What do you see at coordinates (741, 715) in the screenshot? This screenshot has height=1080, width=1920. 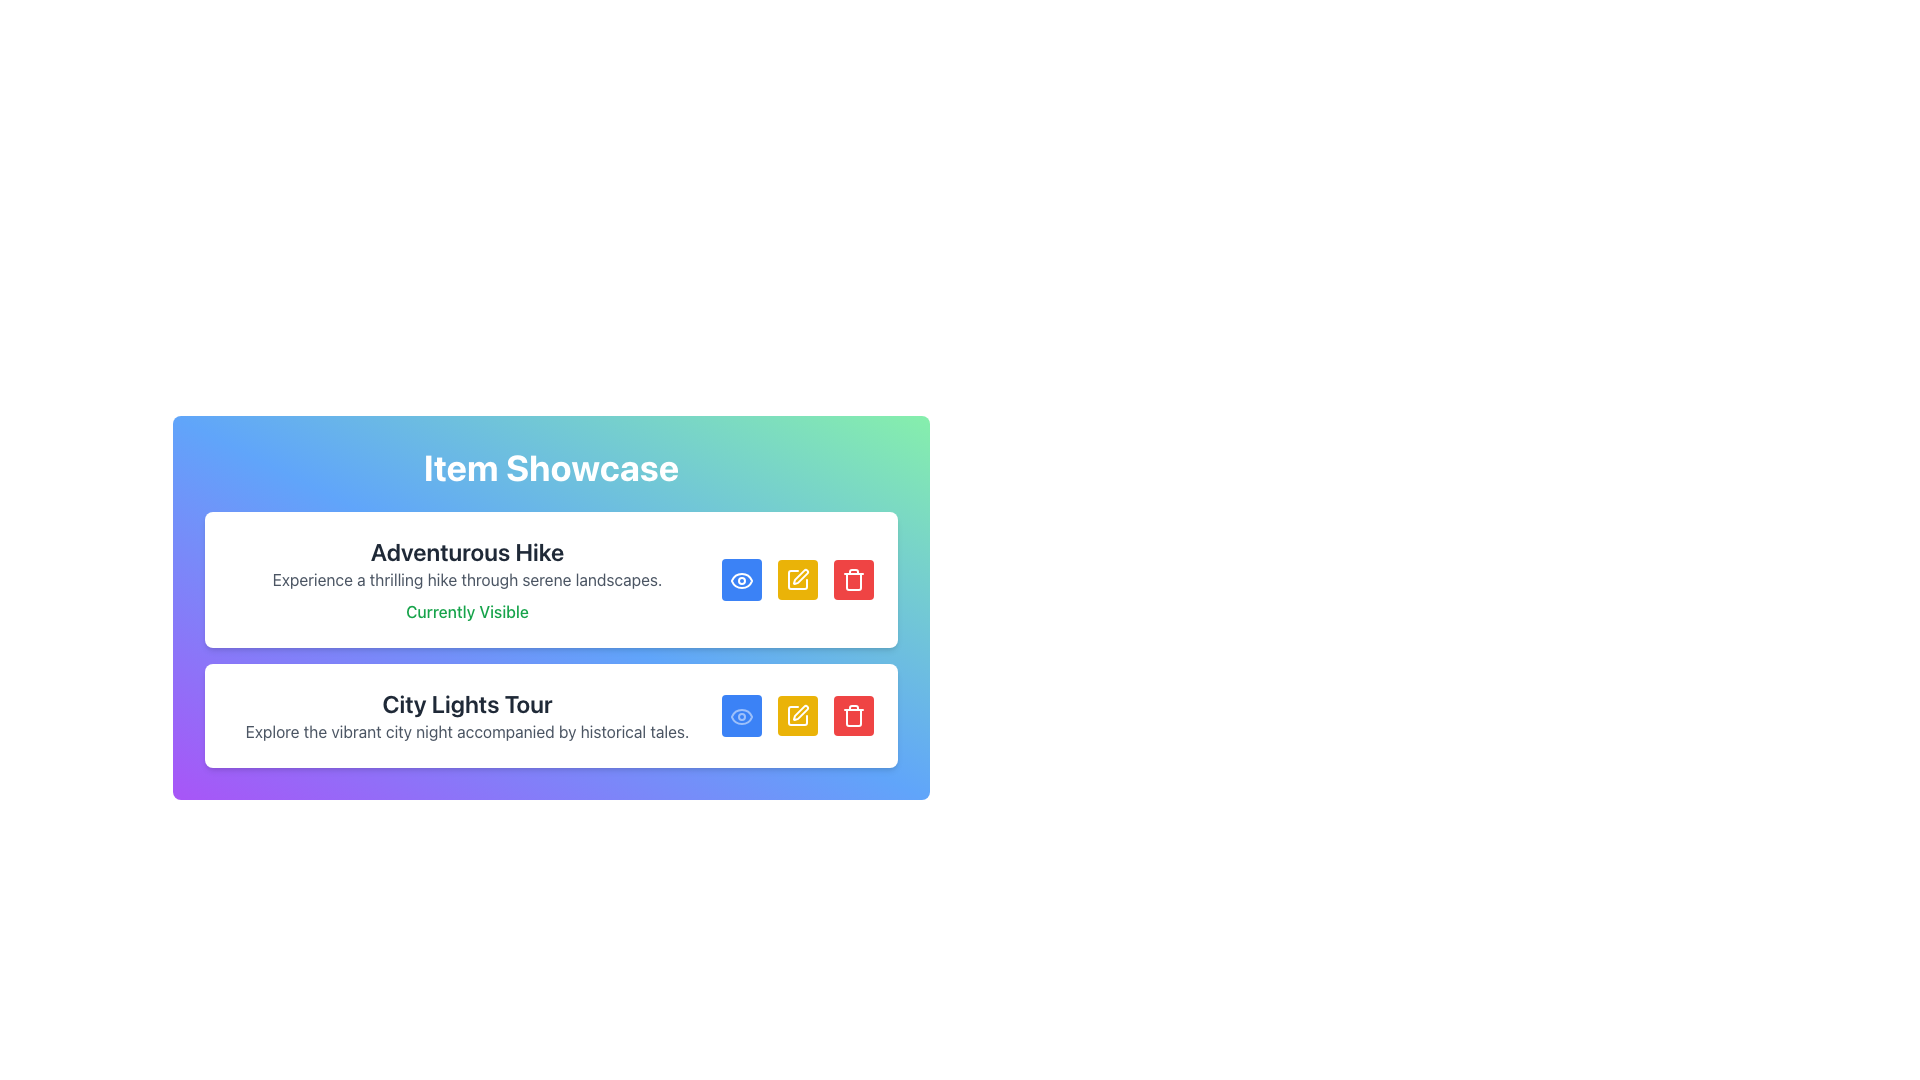 I see `the vibrant blue button with an eye symbol in the bottom right section of the 'City Lights Tour' card` at bounding box center [741, 715].